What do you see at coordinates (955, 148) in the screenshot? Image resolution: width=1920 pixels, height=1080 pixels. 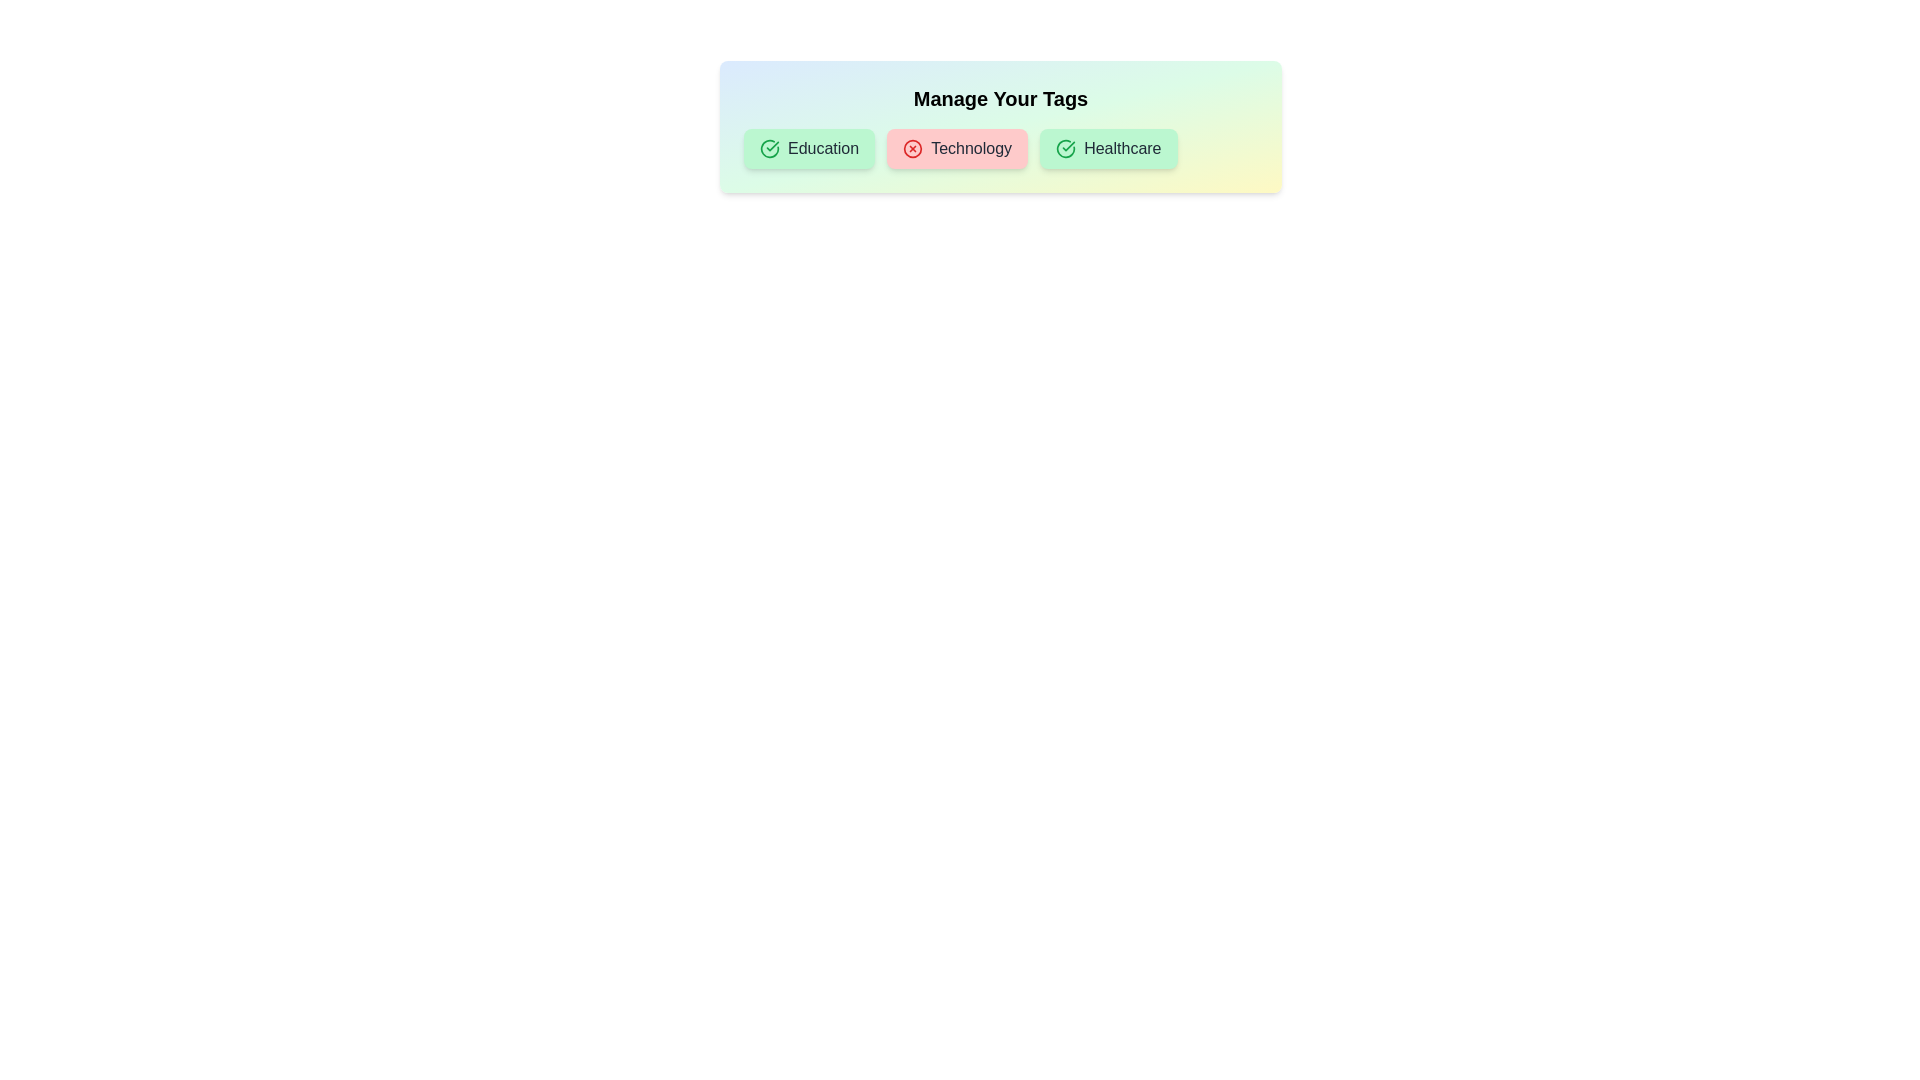 I see `the tag labeled Technology` at bounding box center [955, 148].